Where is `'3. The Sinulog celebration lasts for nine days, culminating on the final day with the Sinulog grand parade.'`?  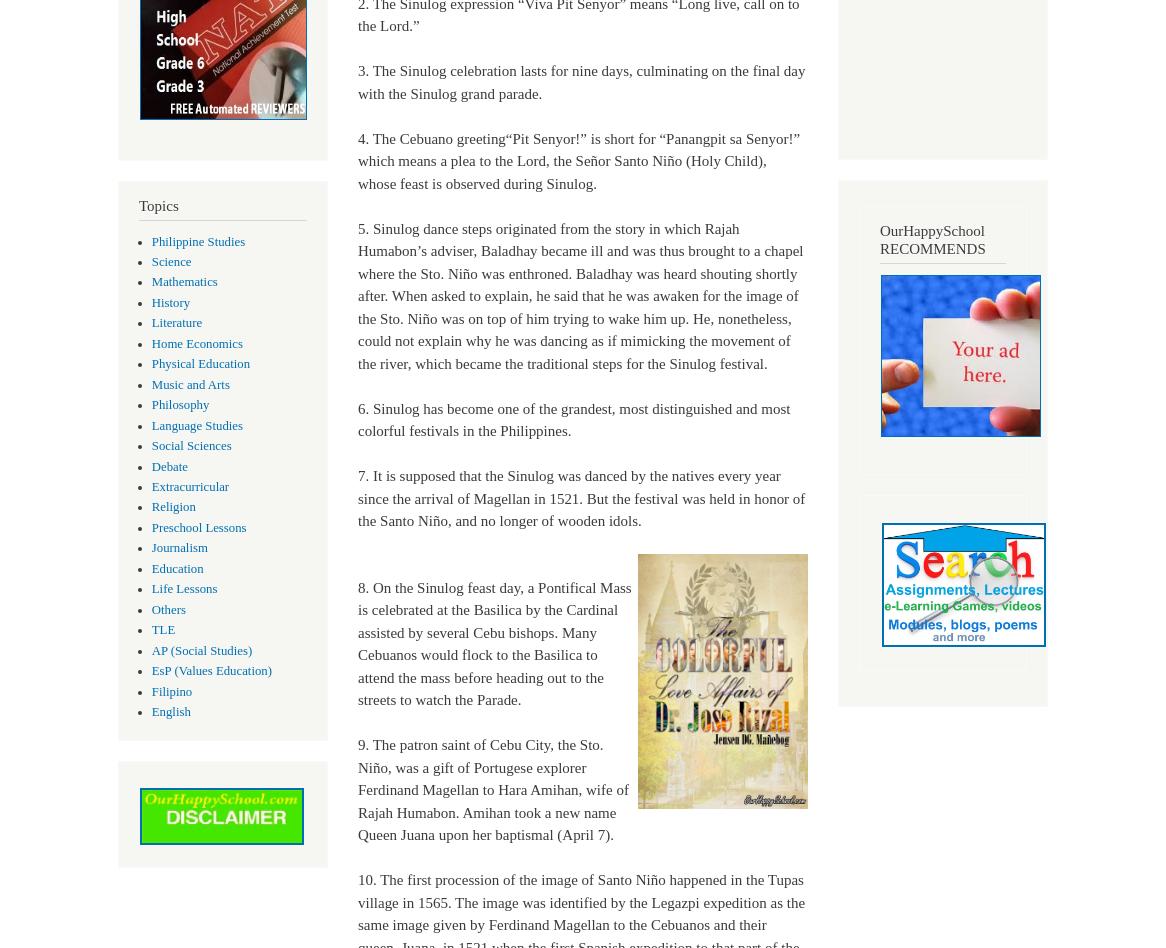 '3. The Sinulog celebration lasts for nine days, culminating on the final day with the Sinulog grand parade.' is located at coordinates (580, 82).